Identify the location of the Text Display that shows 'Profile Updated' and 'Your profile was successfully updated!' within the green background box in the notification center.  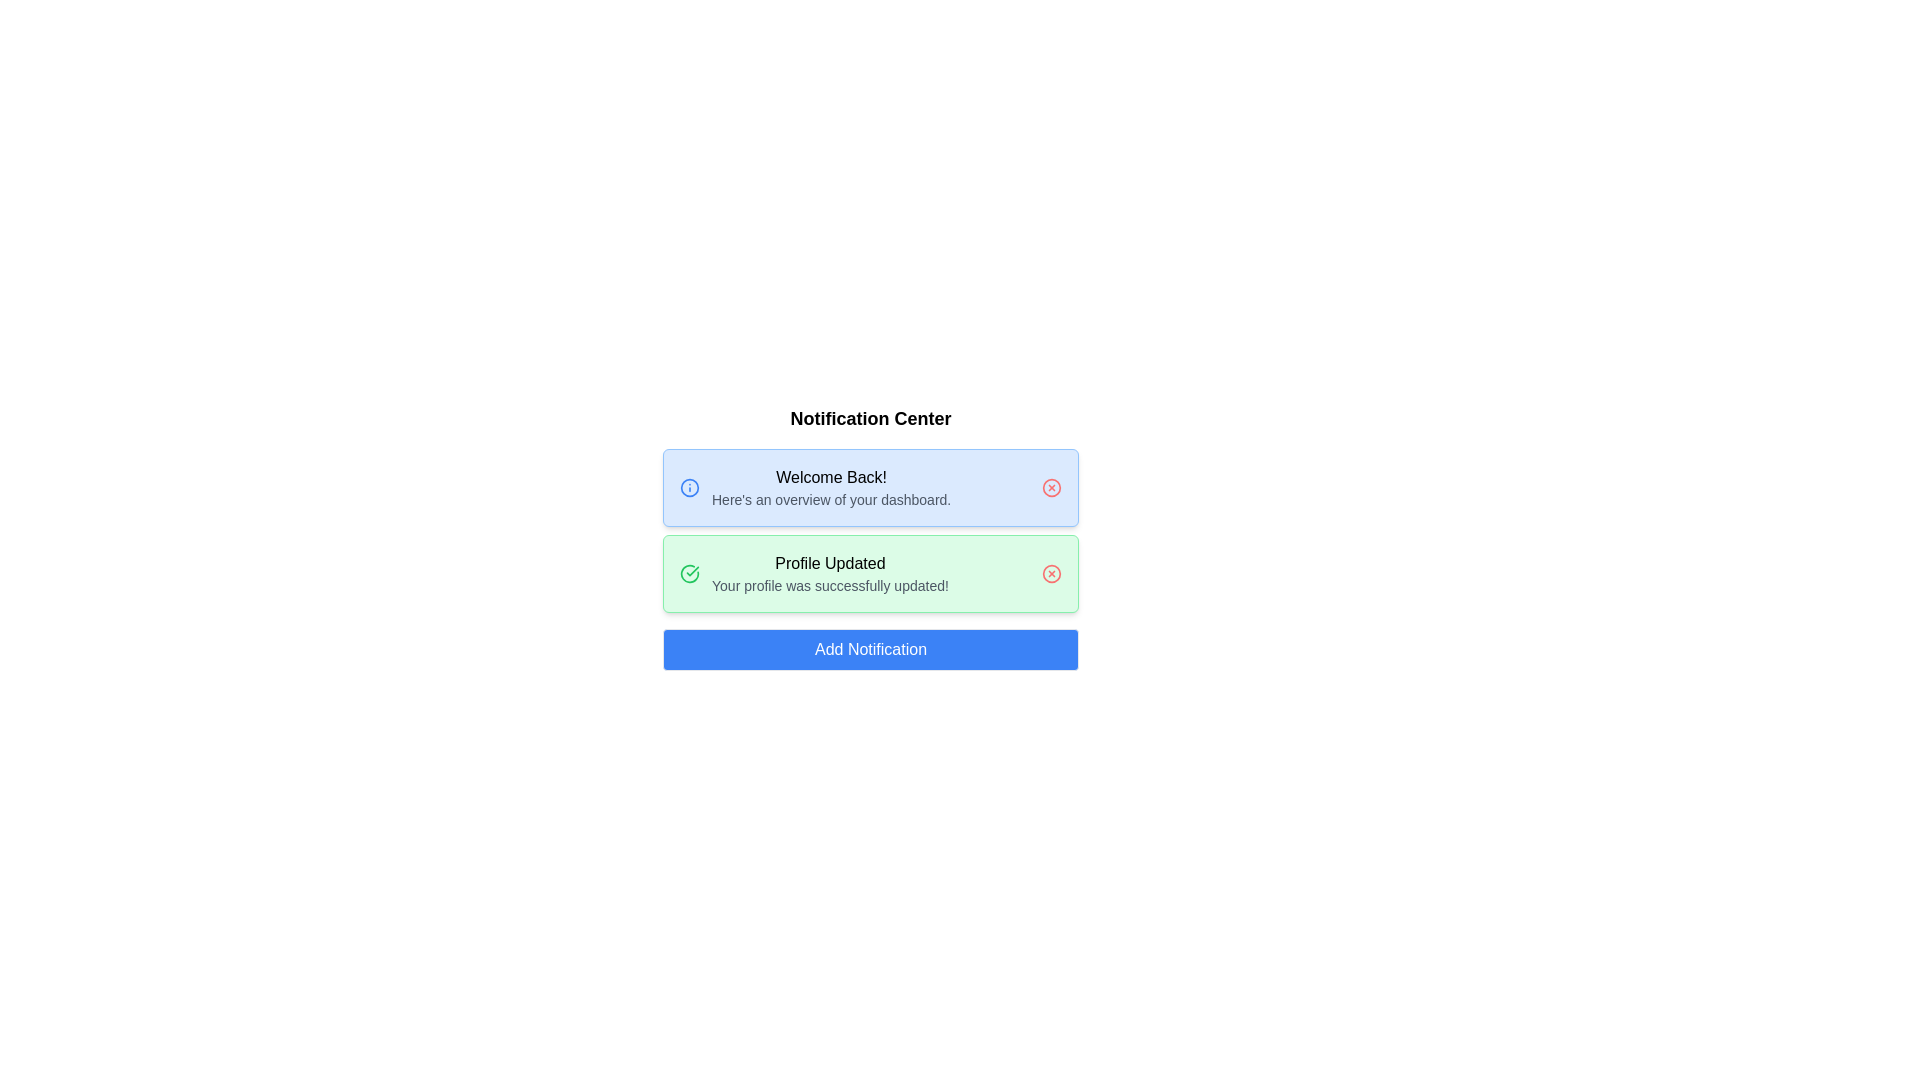
(830, 574).